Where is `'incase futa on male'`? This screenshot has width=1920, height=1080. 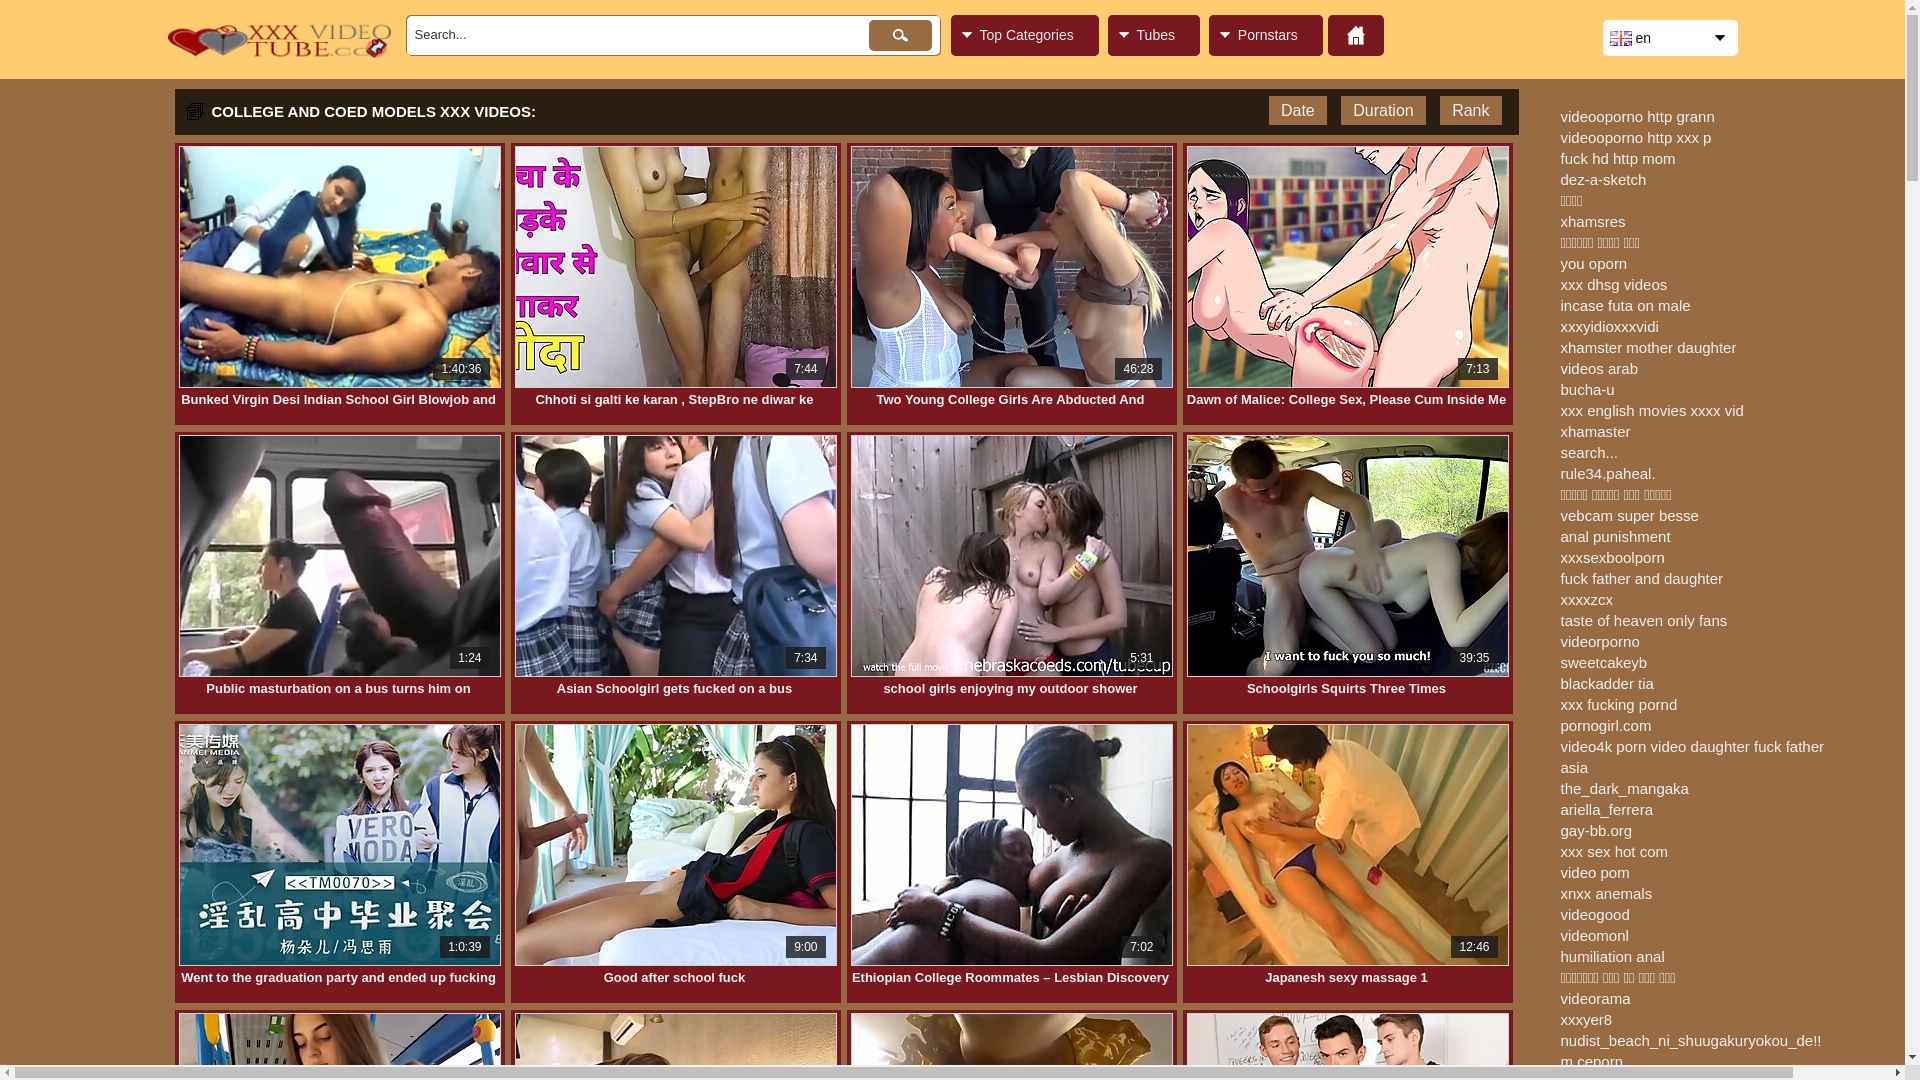 'incase futa on male' is located at coordinates (1559, 305).